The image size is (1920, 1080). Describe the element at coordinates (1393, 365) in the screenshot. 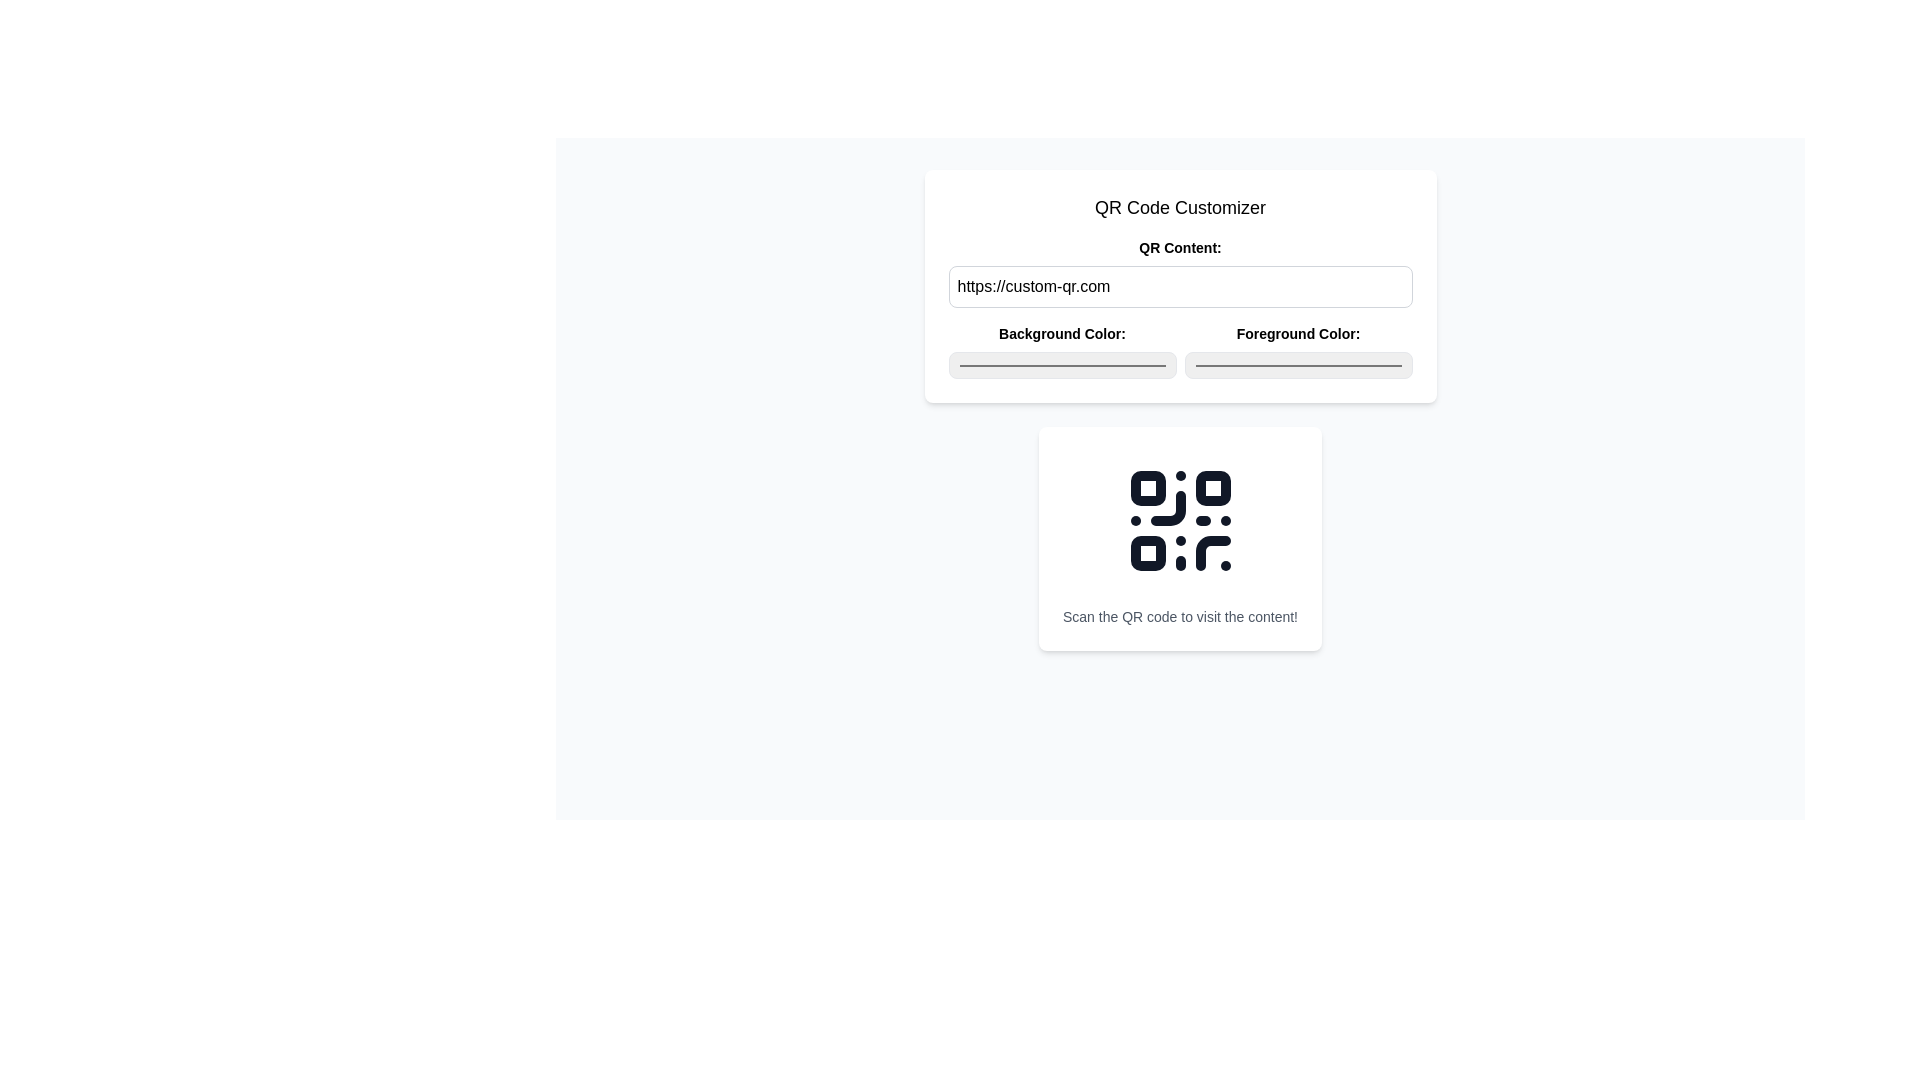

I see `the foreground color value by sliding` at that location.